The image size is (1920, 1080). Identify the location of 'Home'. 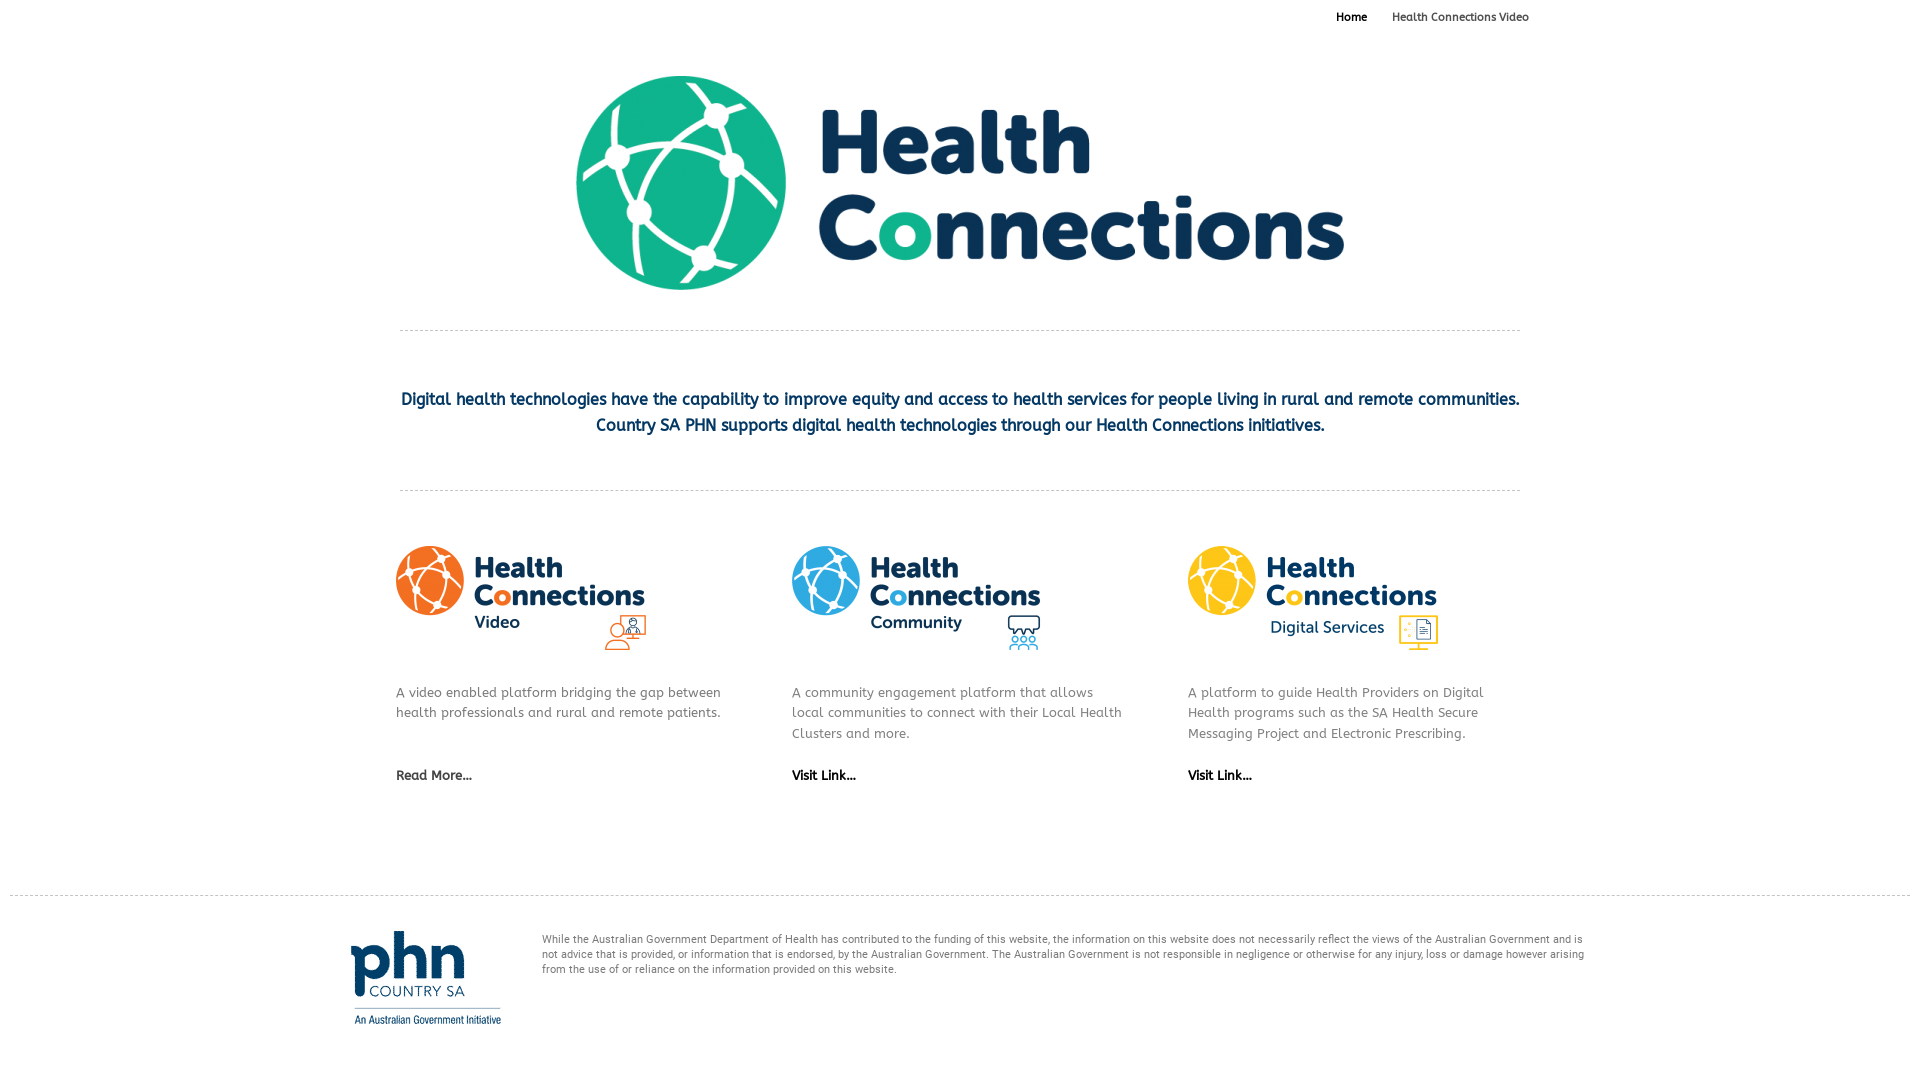
(1351, 18).